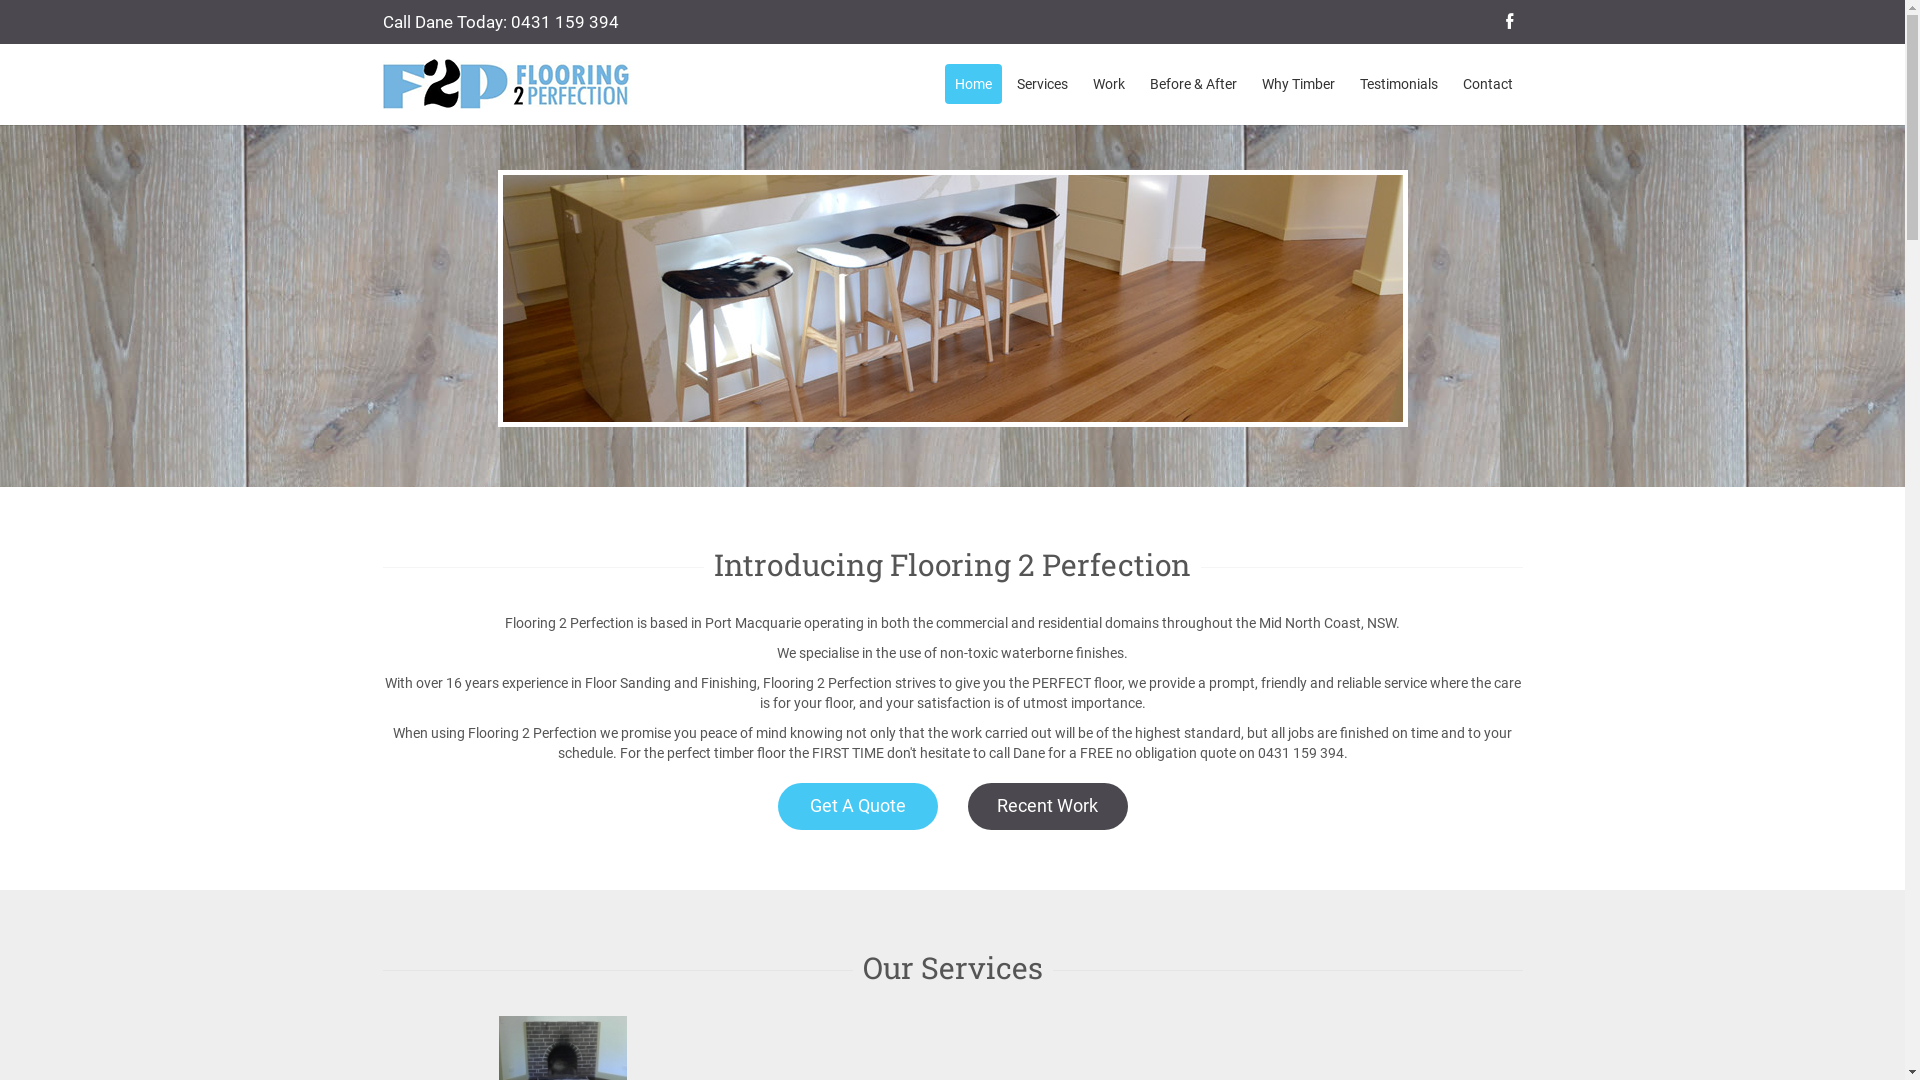  I want to click on 'Why Timber', so click(1298, 83).